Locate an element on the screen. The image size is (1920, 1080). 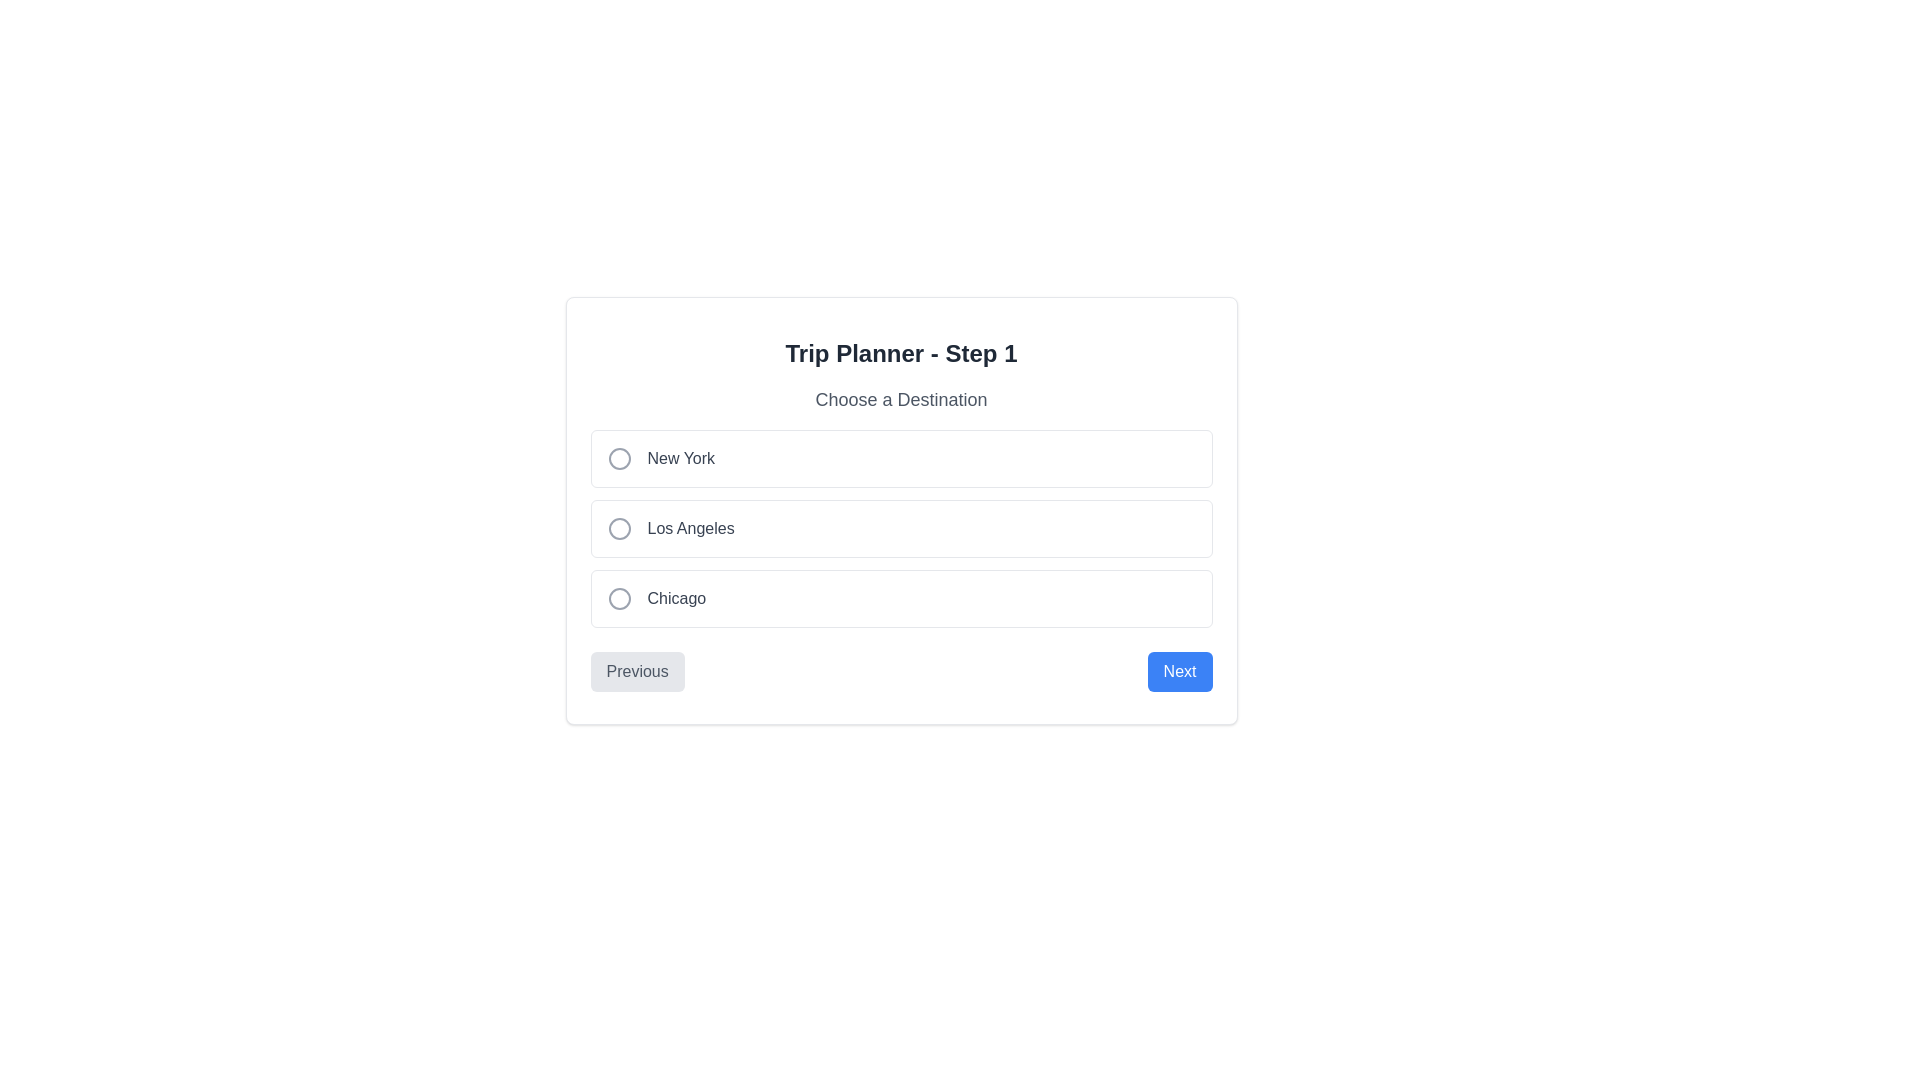
the 'New York' destination label in the trip planner form, which is positioned to the right of the small circle icon in the 'Choose a Destination' section is located at coordinates (681, 459).